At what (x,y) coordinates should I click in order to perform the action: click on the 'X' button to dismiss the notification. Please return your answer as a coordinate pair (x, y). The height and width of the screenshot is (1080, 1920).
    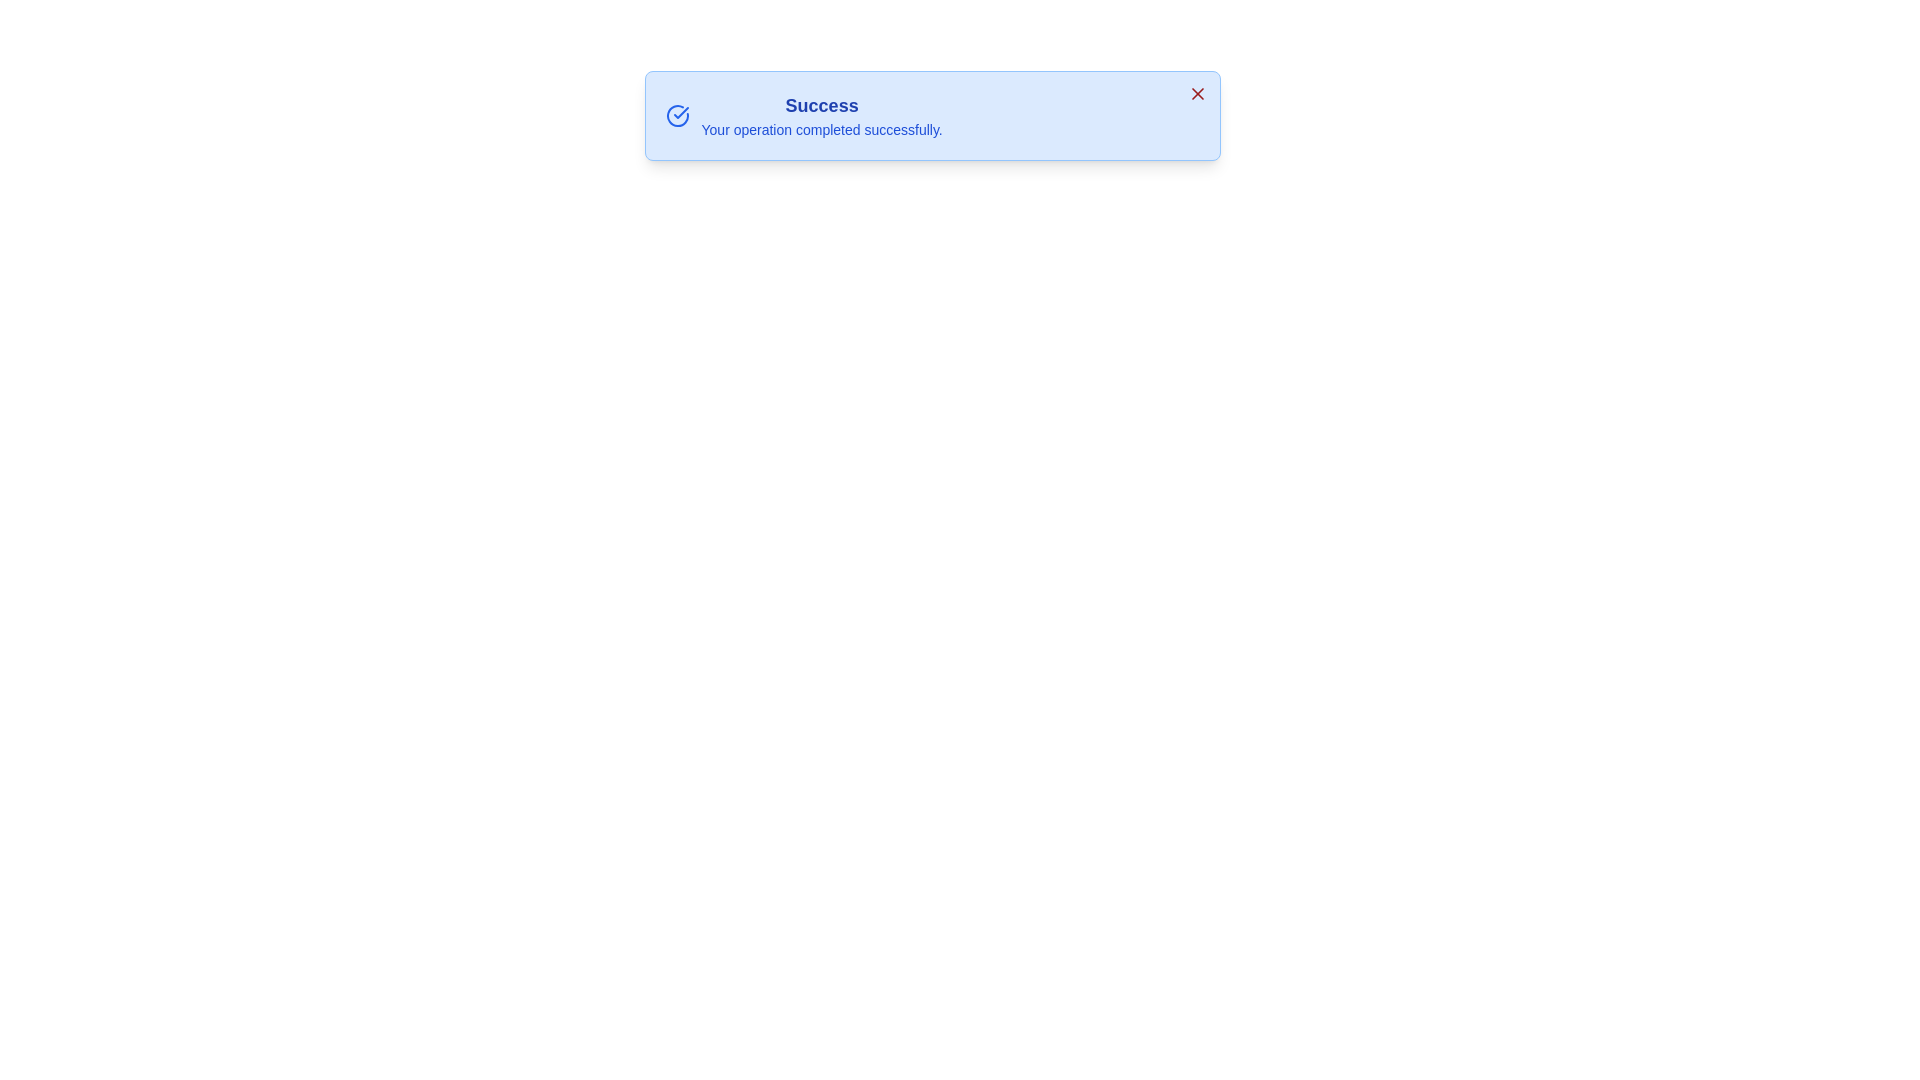
    Looking at the image, I should click on (1197, 93).